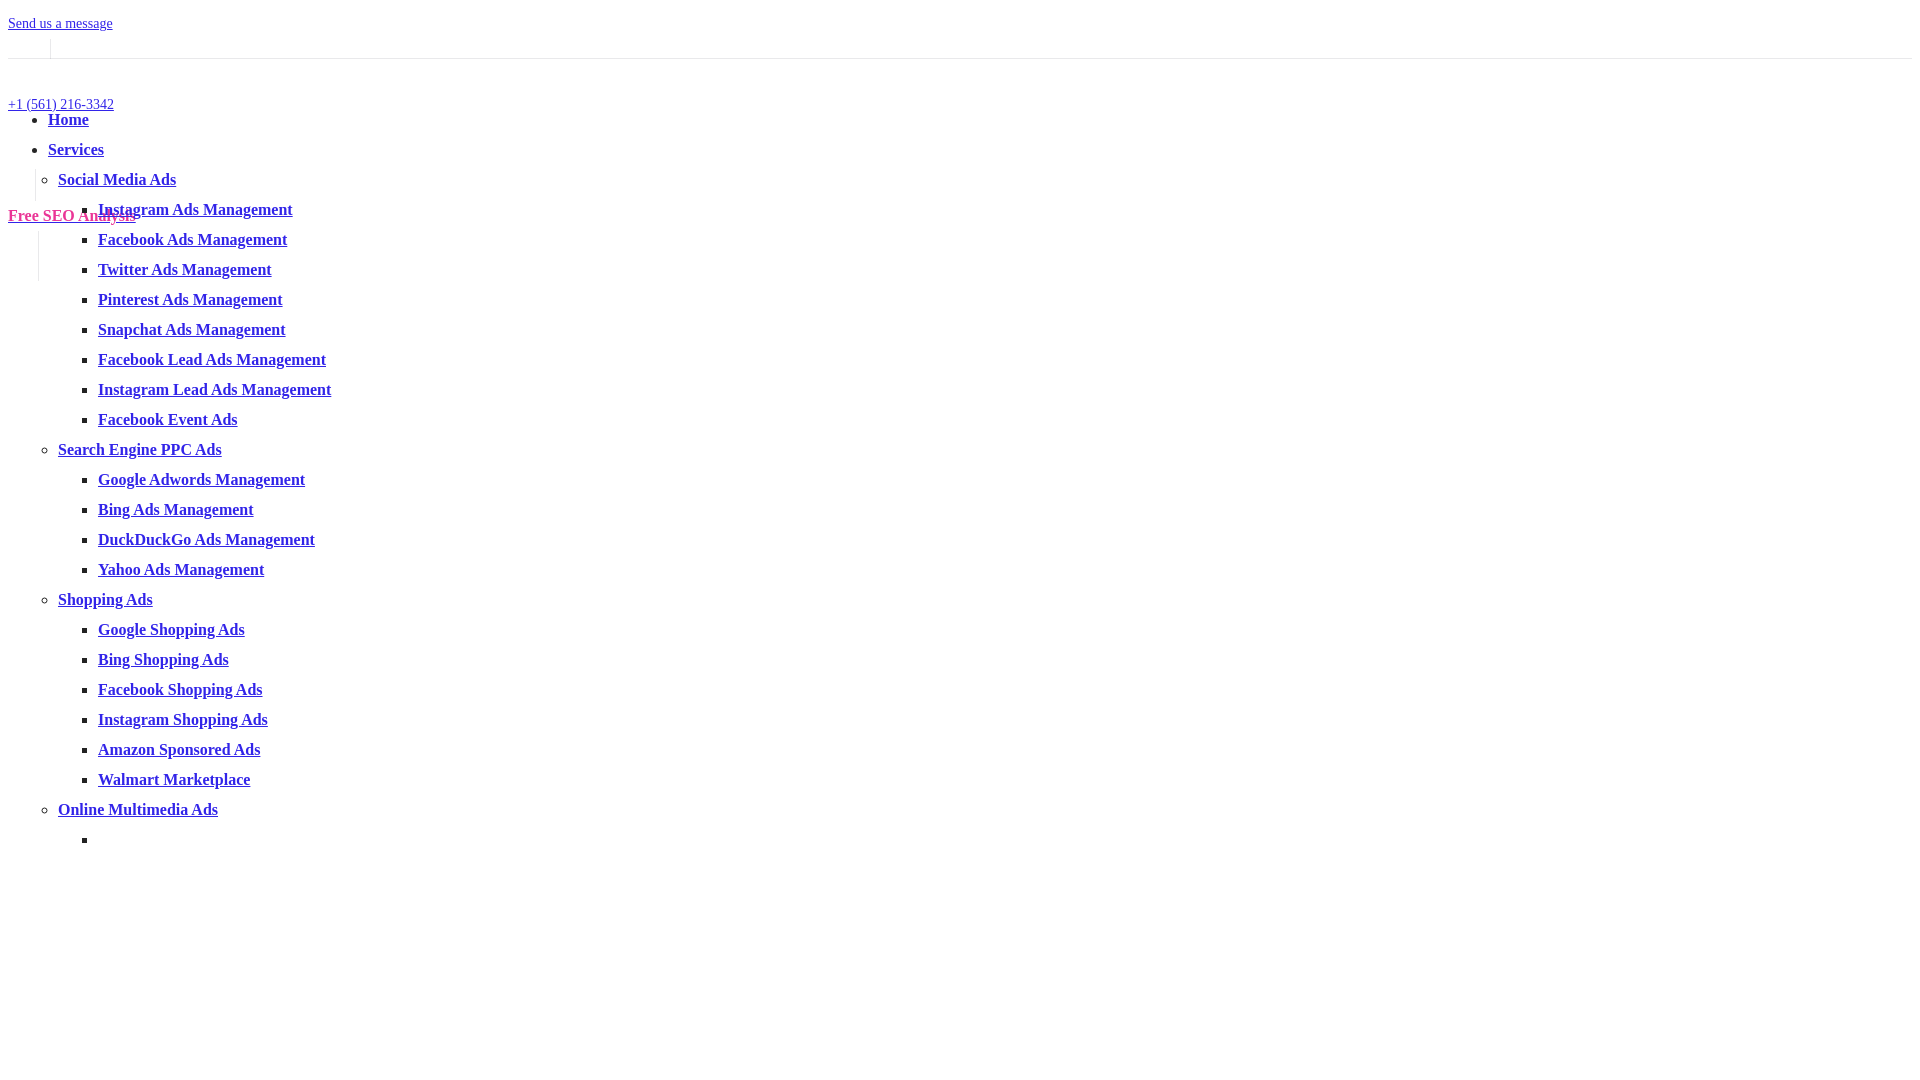  Describe the element at coordinates (115, 178) in the screenshot. I see `'Social Media Ads'` at that location.